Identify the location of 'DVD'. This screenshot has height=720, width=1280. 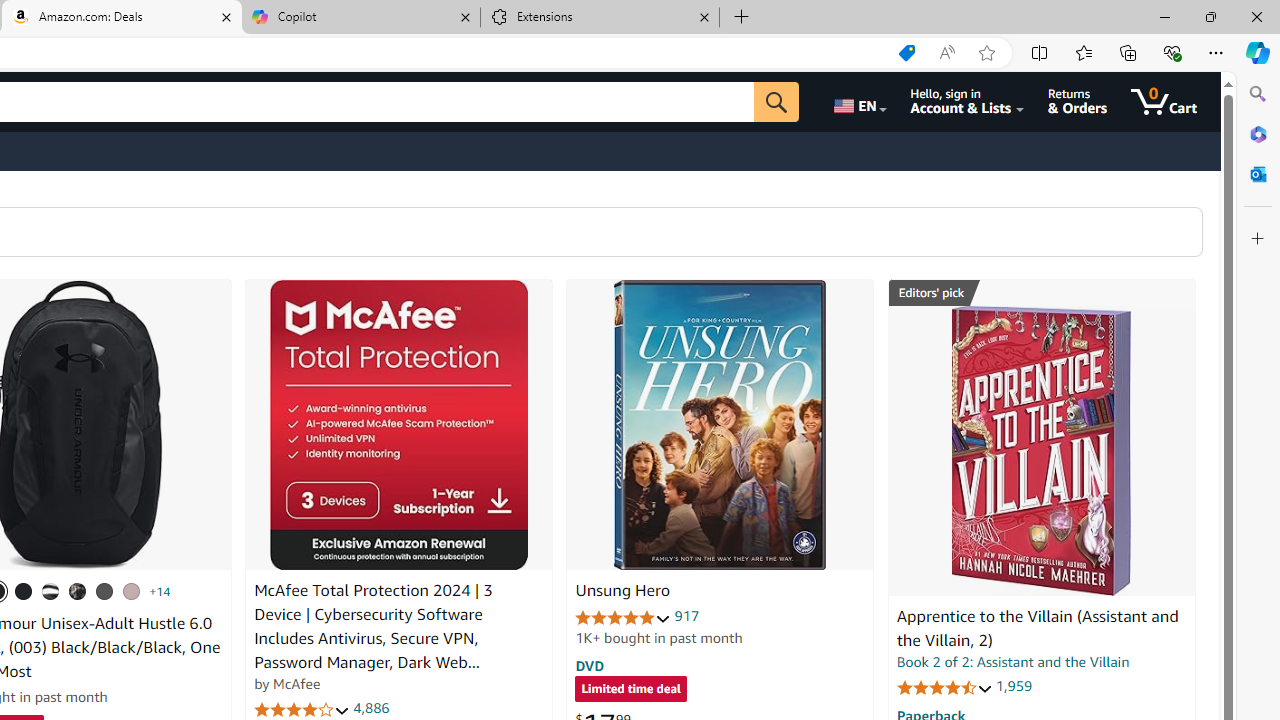
(589, 665).